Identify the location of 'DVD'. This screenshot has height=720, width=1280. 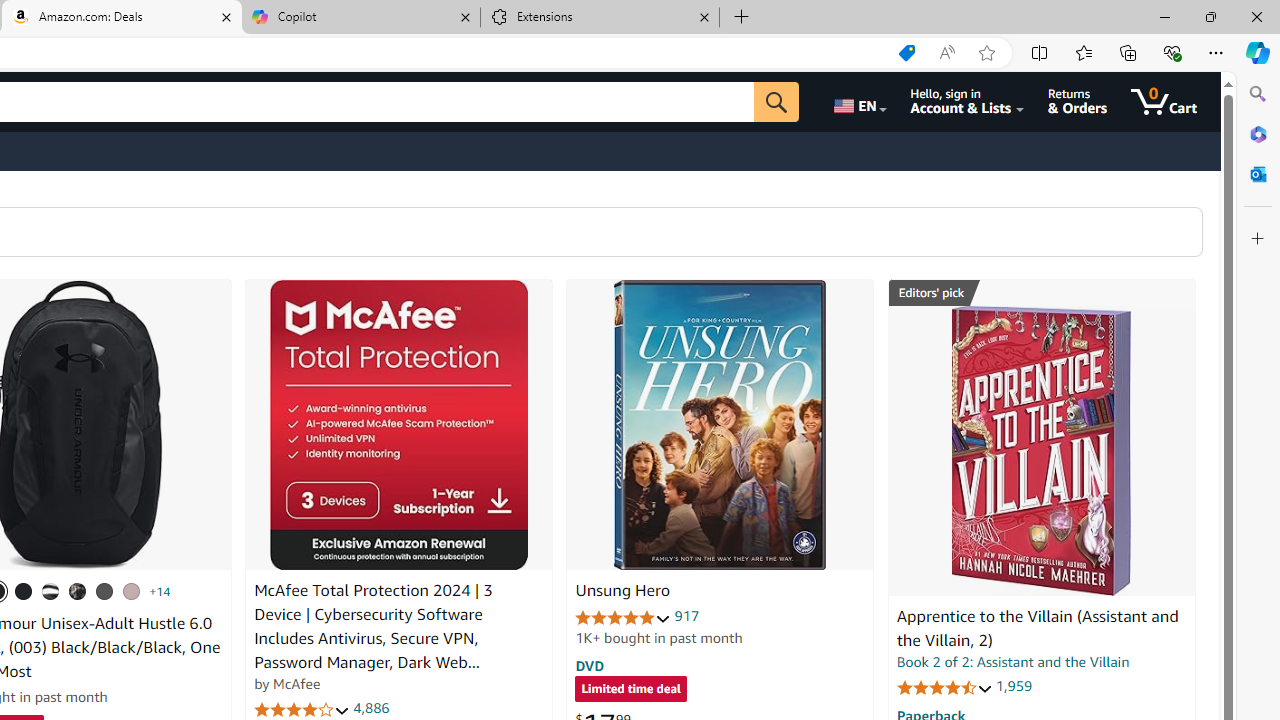
(589, 665).